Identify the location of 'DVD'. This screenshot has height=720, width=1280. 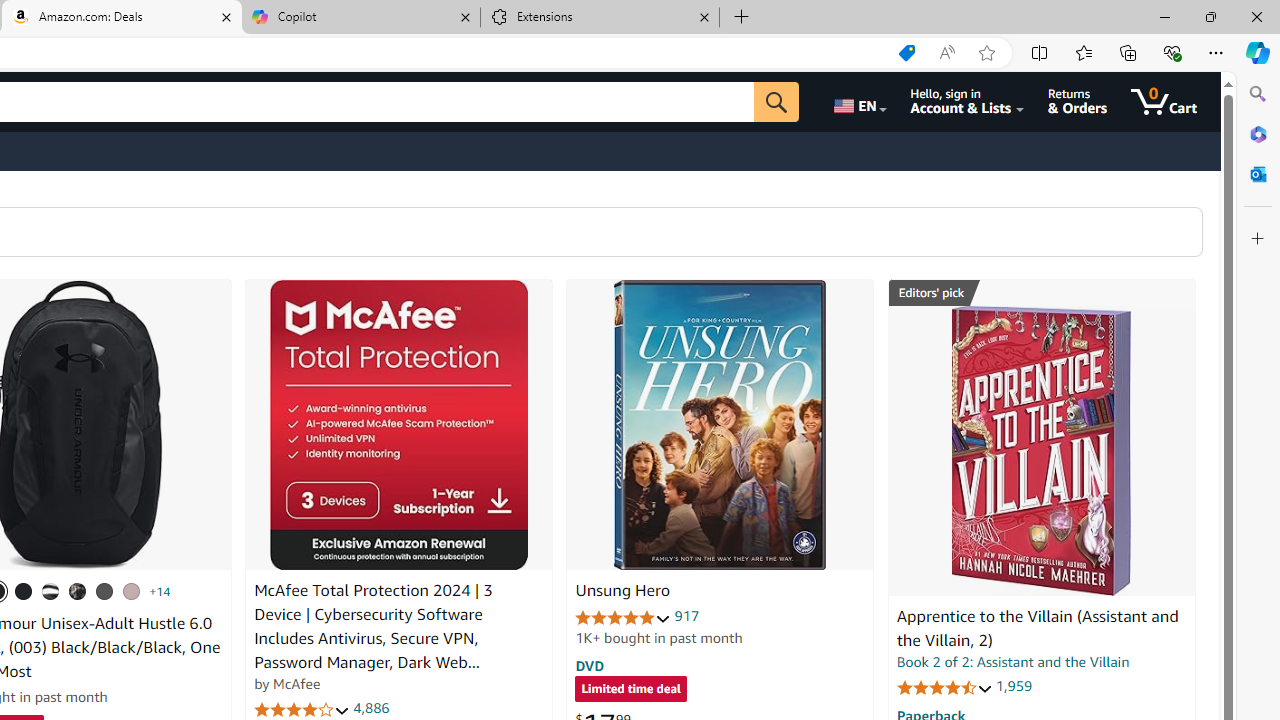
(589, 665).